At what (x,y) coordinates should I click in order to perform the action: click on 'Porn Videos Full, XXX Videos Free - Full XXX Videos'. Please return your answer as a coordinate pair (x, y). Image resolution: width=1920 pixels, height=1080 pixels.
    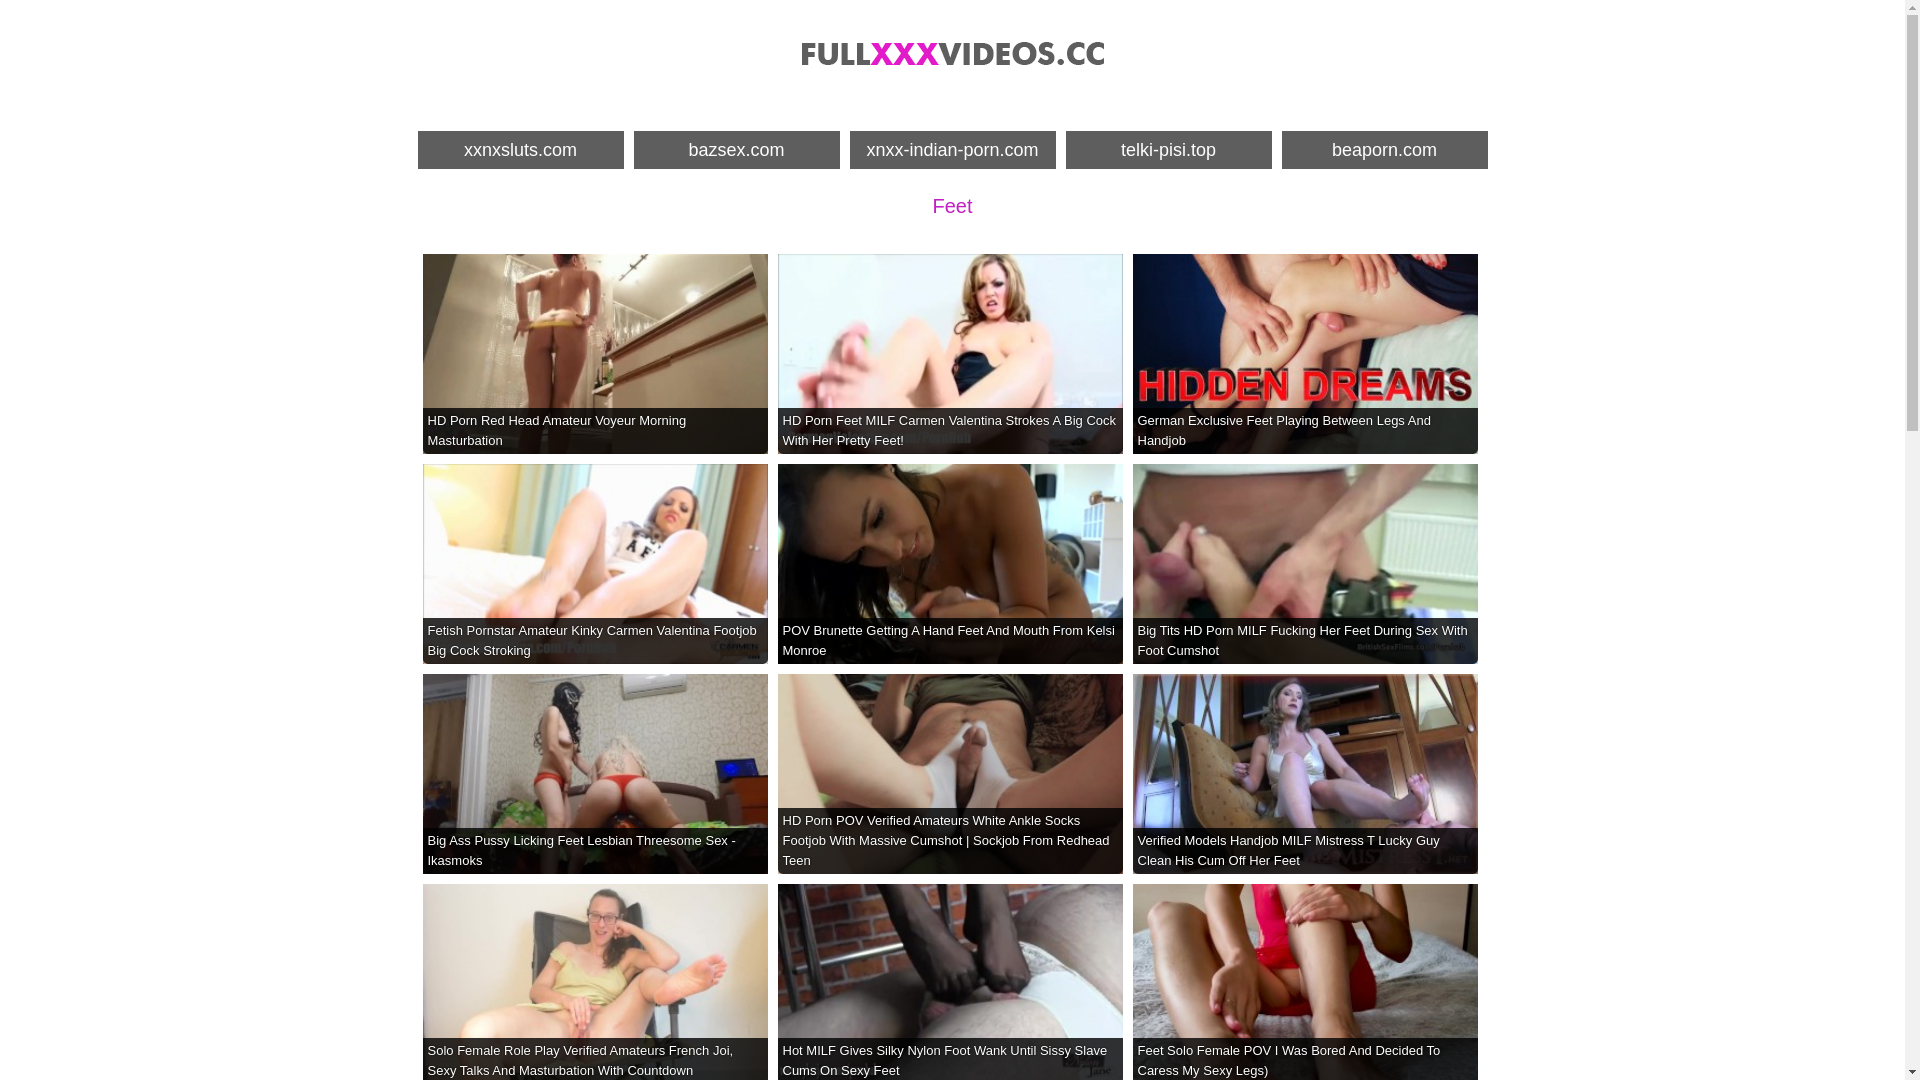
    Looking at the image, I should click on (950, 52).